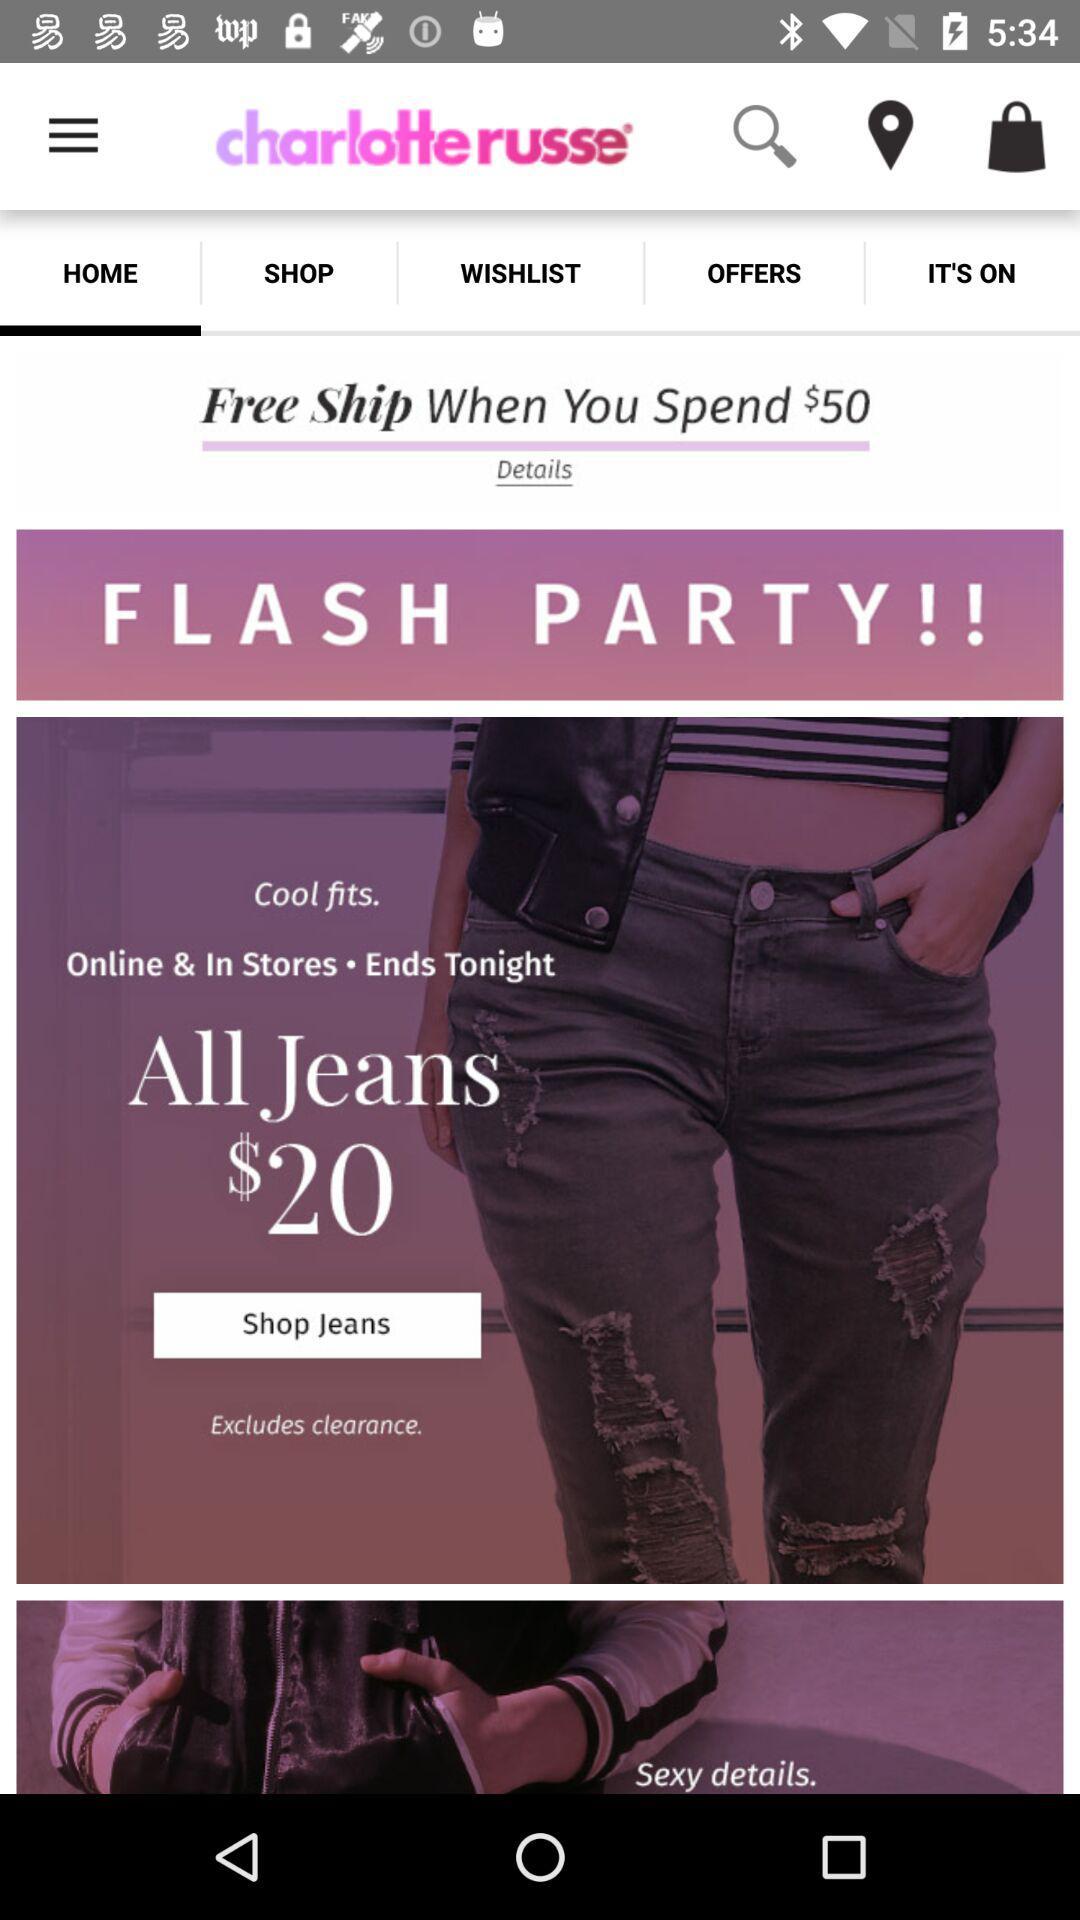 The width and height of the screenshot is (1080, 1920). Describe the element at coordinates (1017, 135) in the screenshot. I see `shopping bag` at that location.